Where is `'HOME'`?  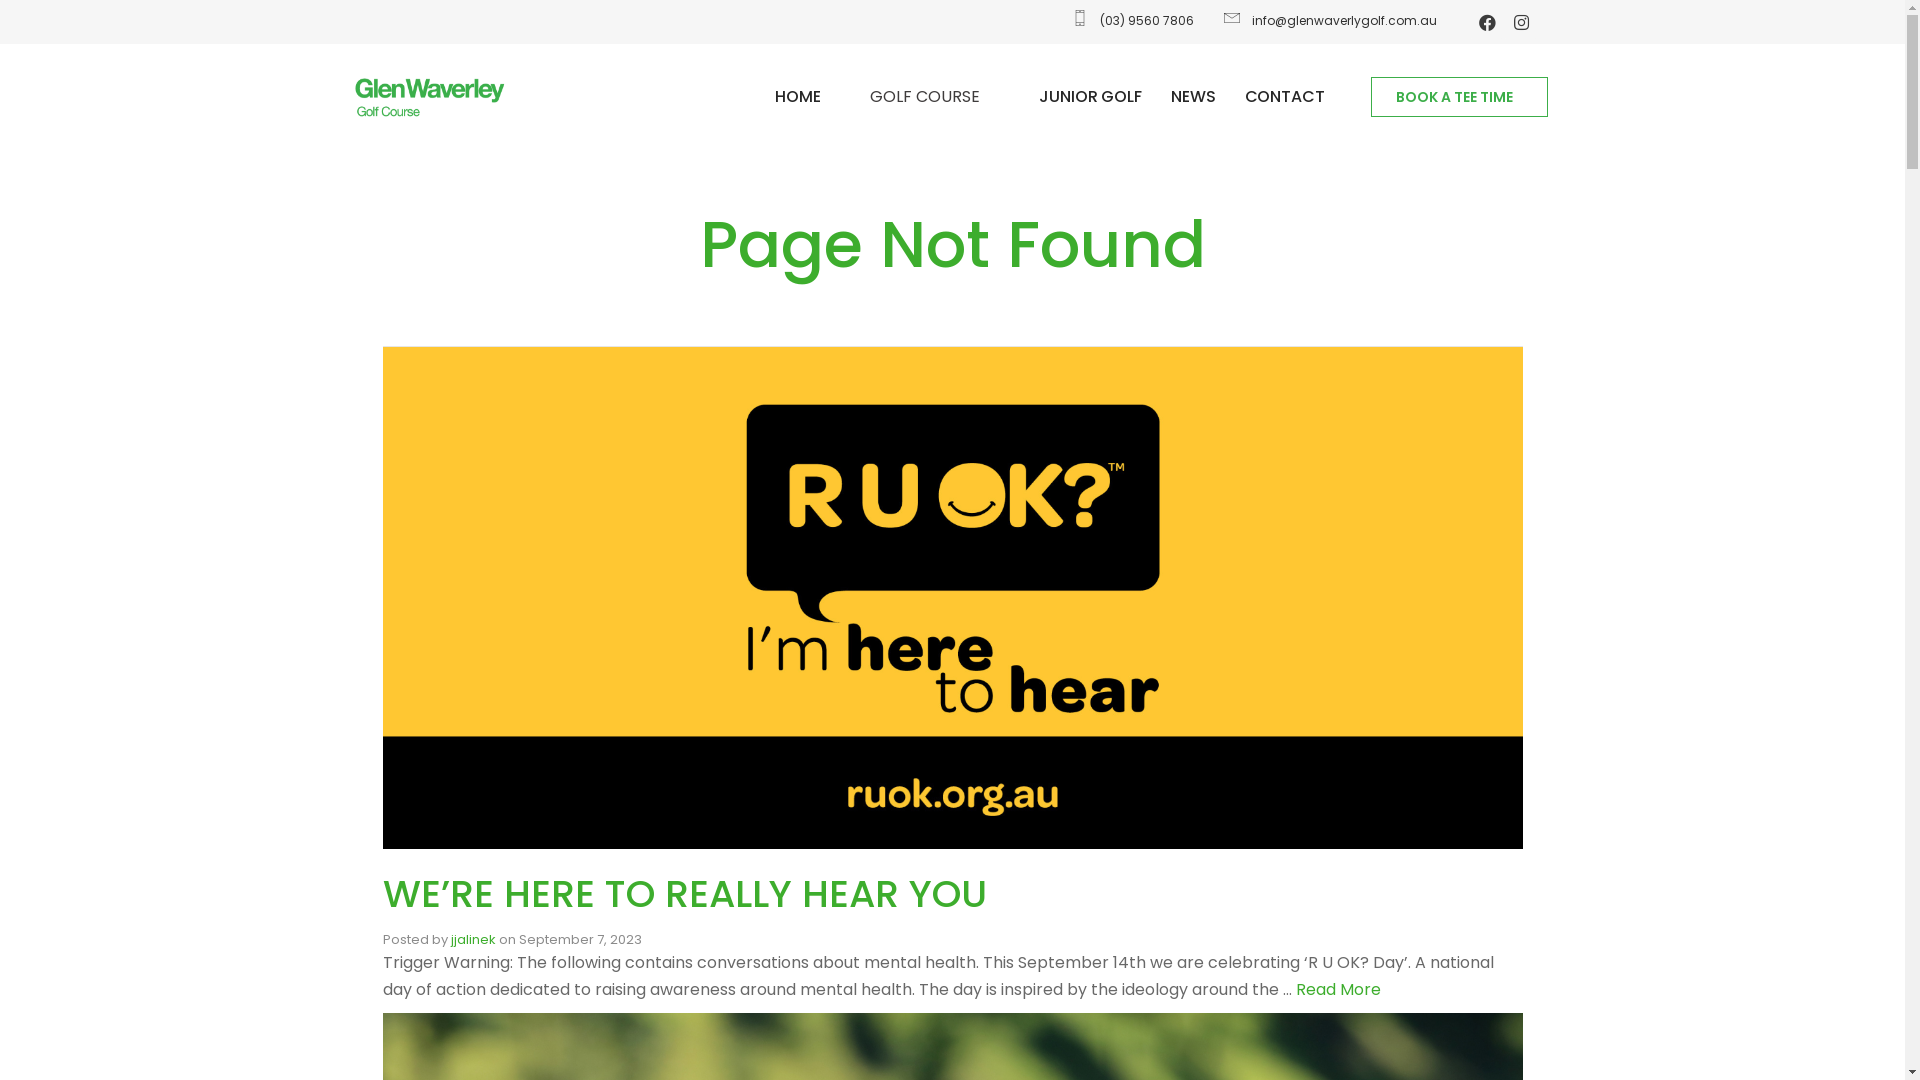
'HOME' is located at coordinates (796, 96).